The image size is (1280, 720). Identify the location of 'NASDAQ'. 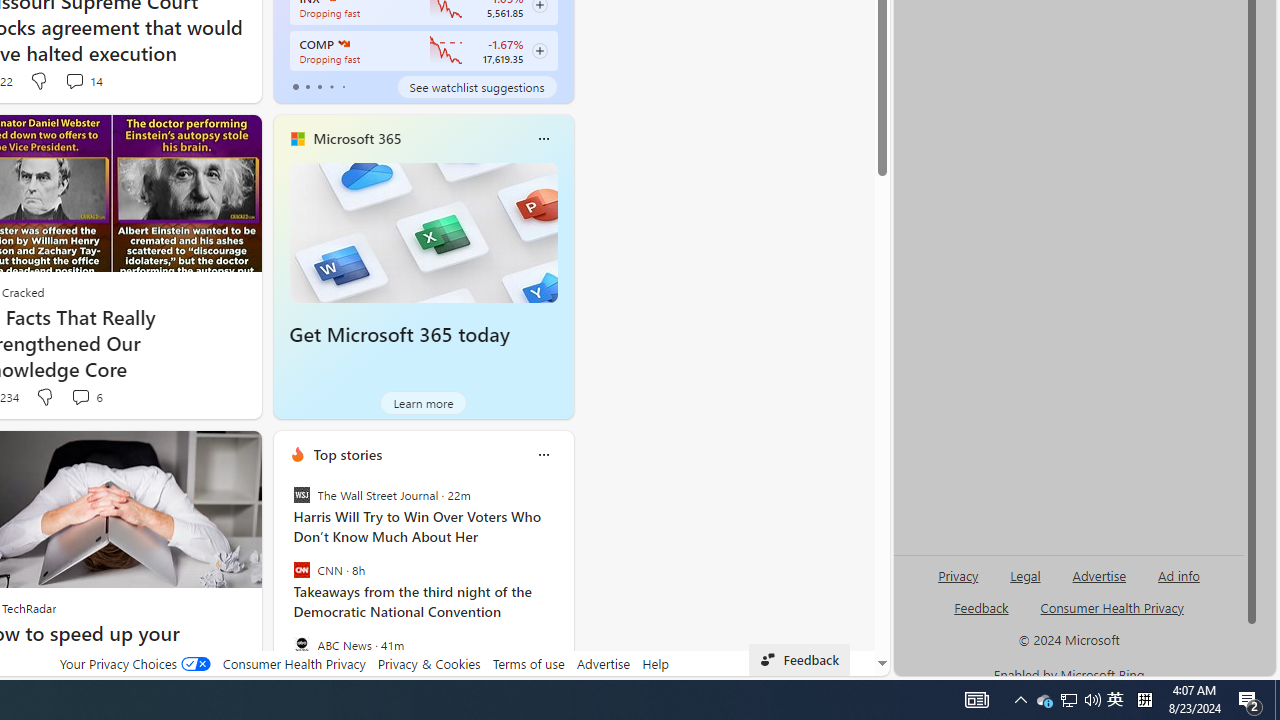
(343, 43).